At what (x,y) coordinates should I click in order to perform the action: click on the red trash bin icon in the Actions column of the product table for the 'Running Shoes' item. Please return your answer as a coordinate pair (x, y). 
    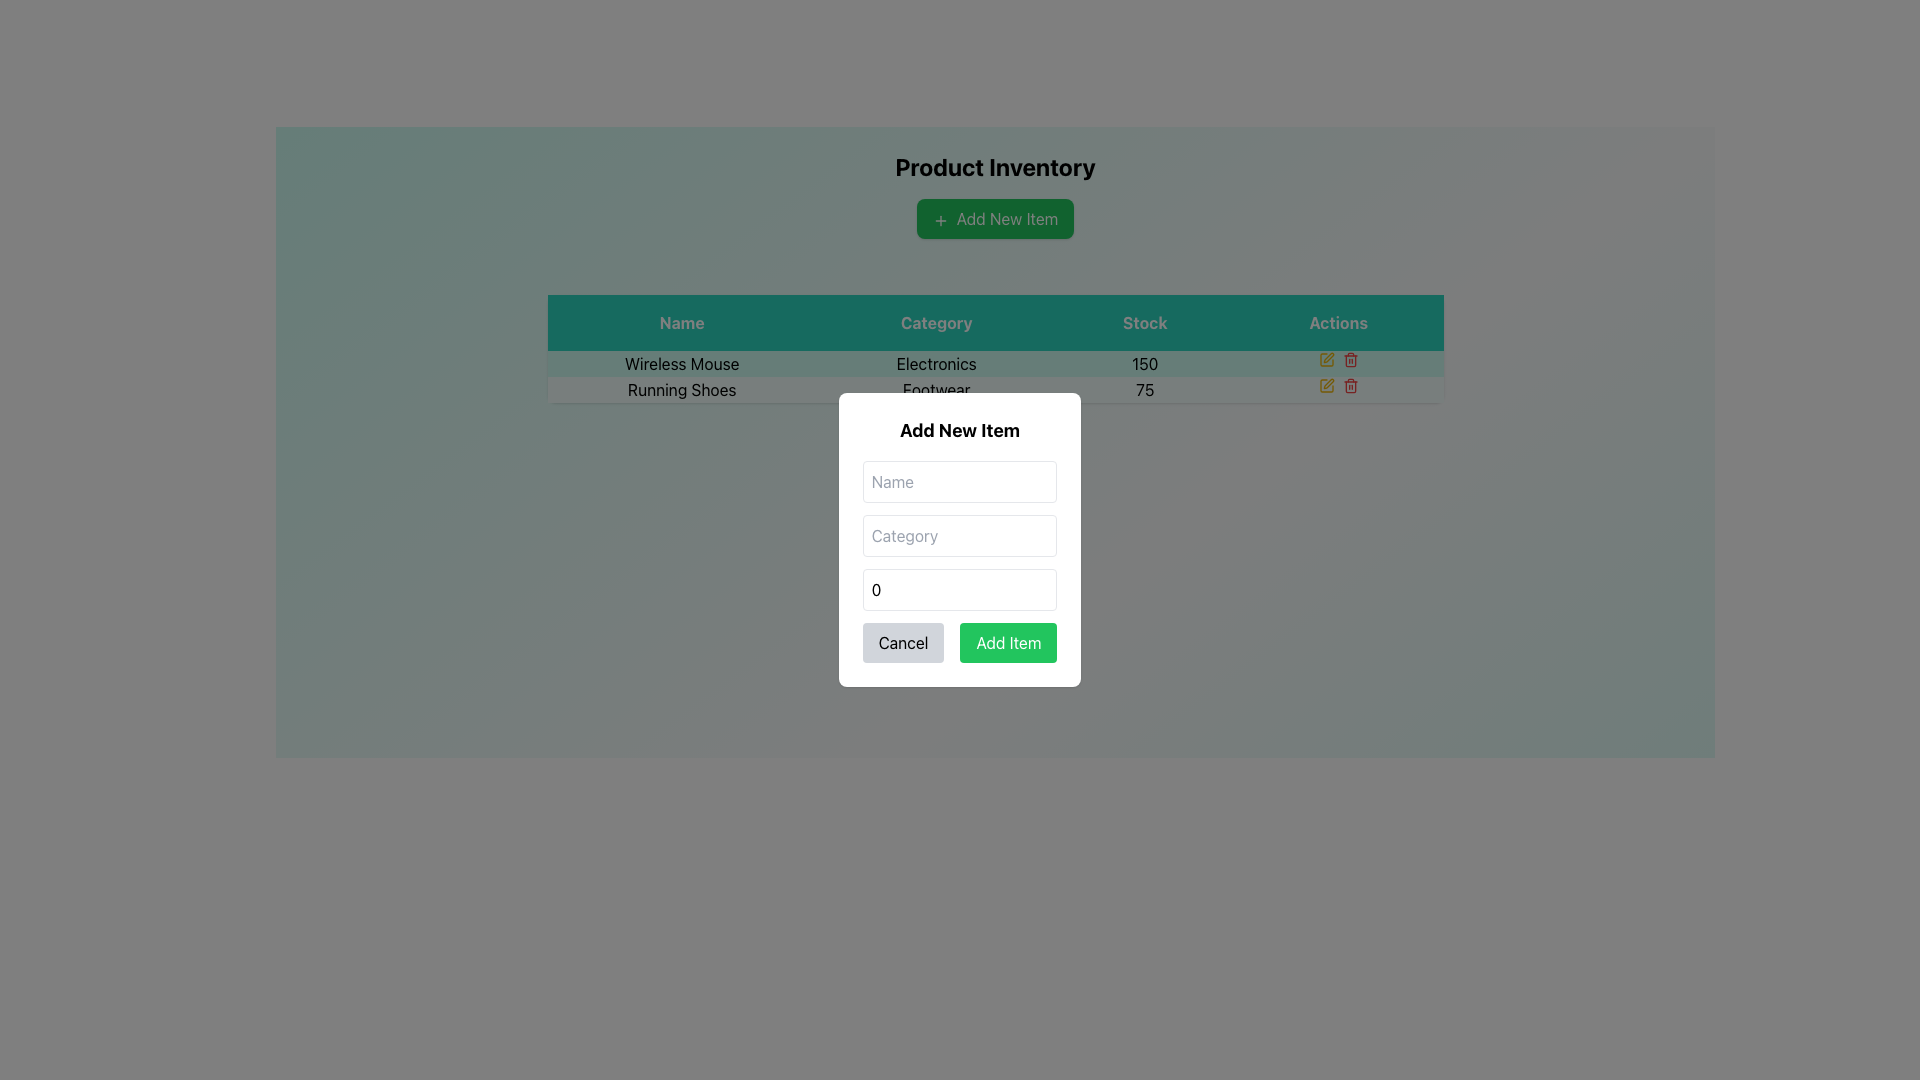
    Looking at the image, I should click on (1338, 385).